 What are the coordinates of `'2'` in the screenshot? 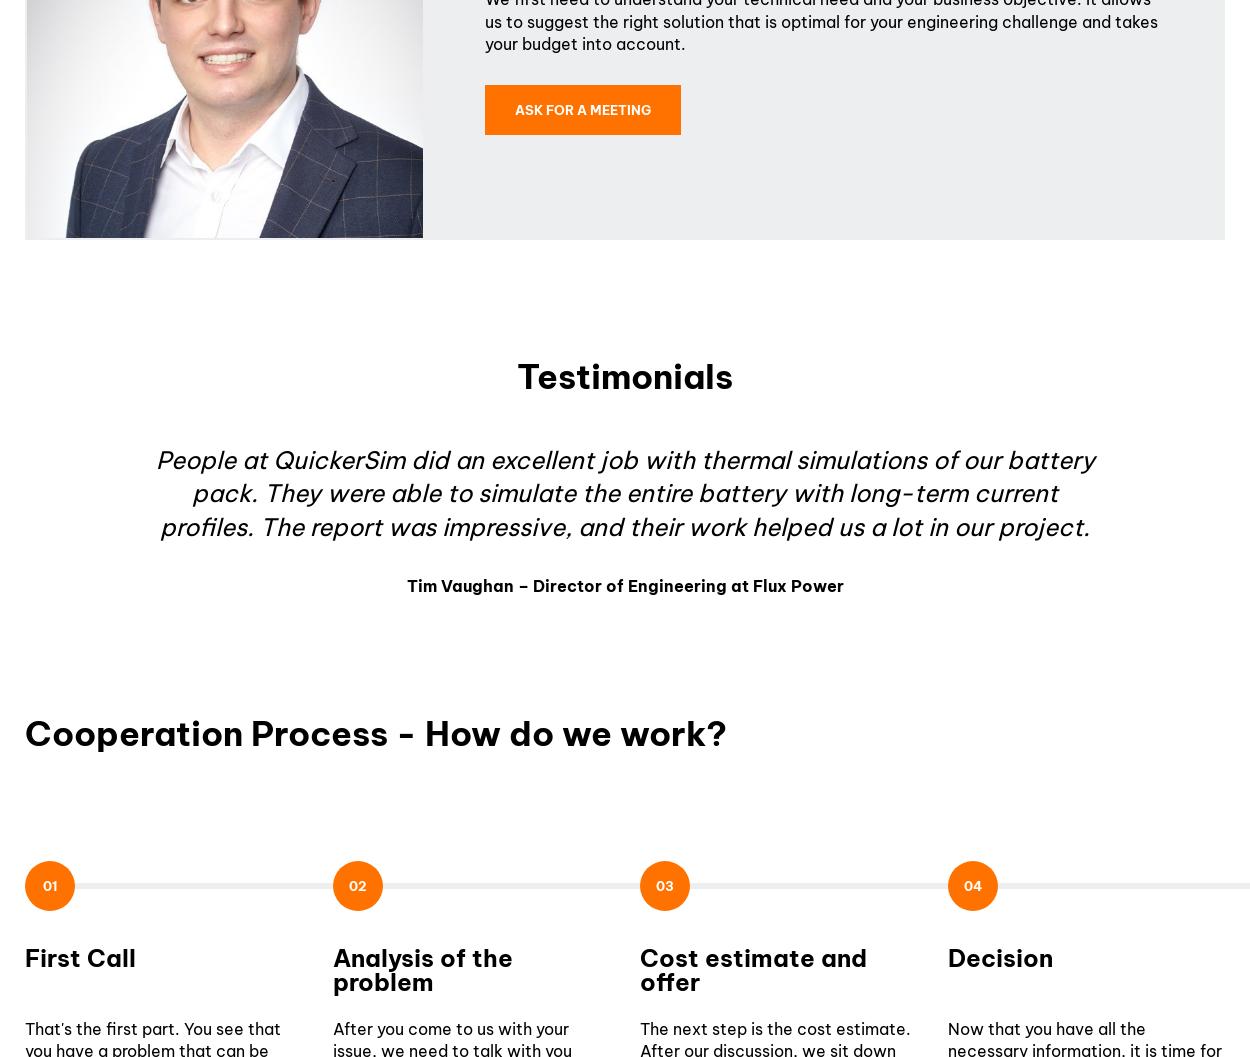 It's located at (360, 884).